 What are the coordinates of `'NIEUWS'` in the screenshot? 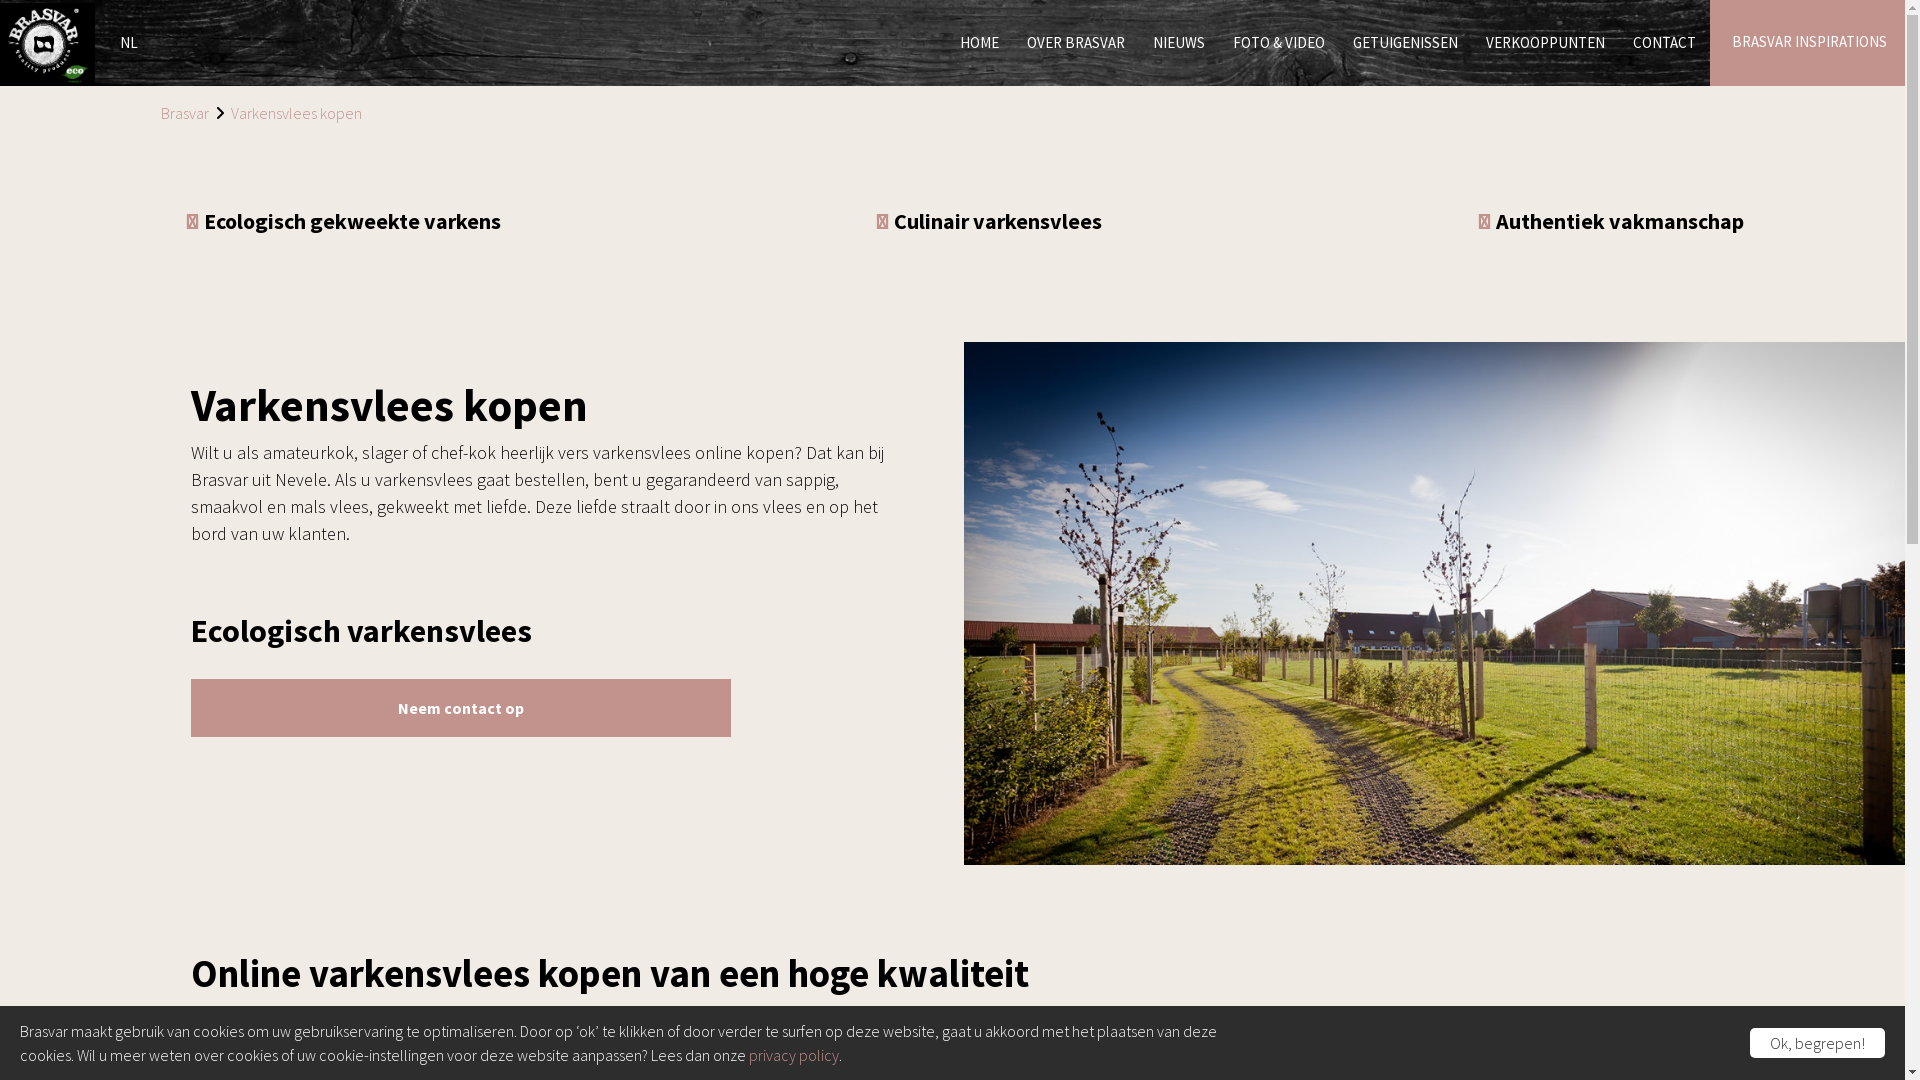 It's located at (1179, 43).